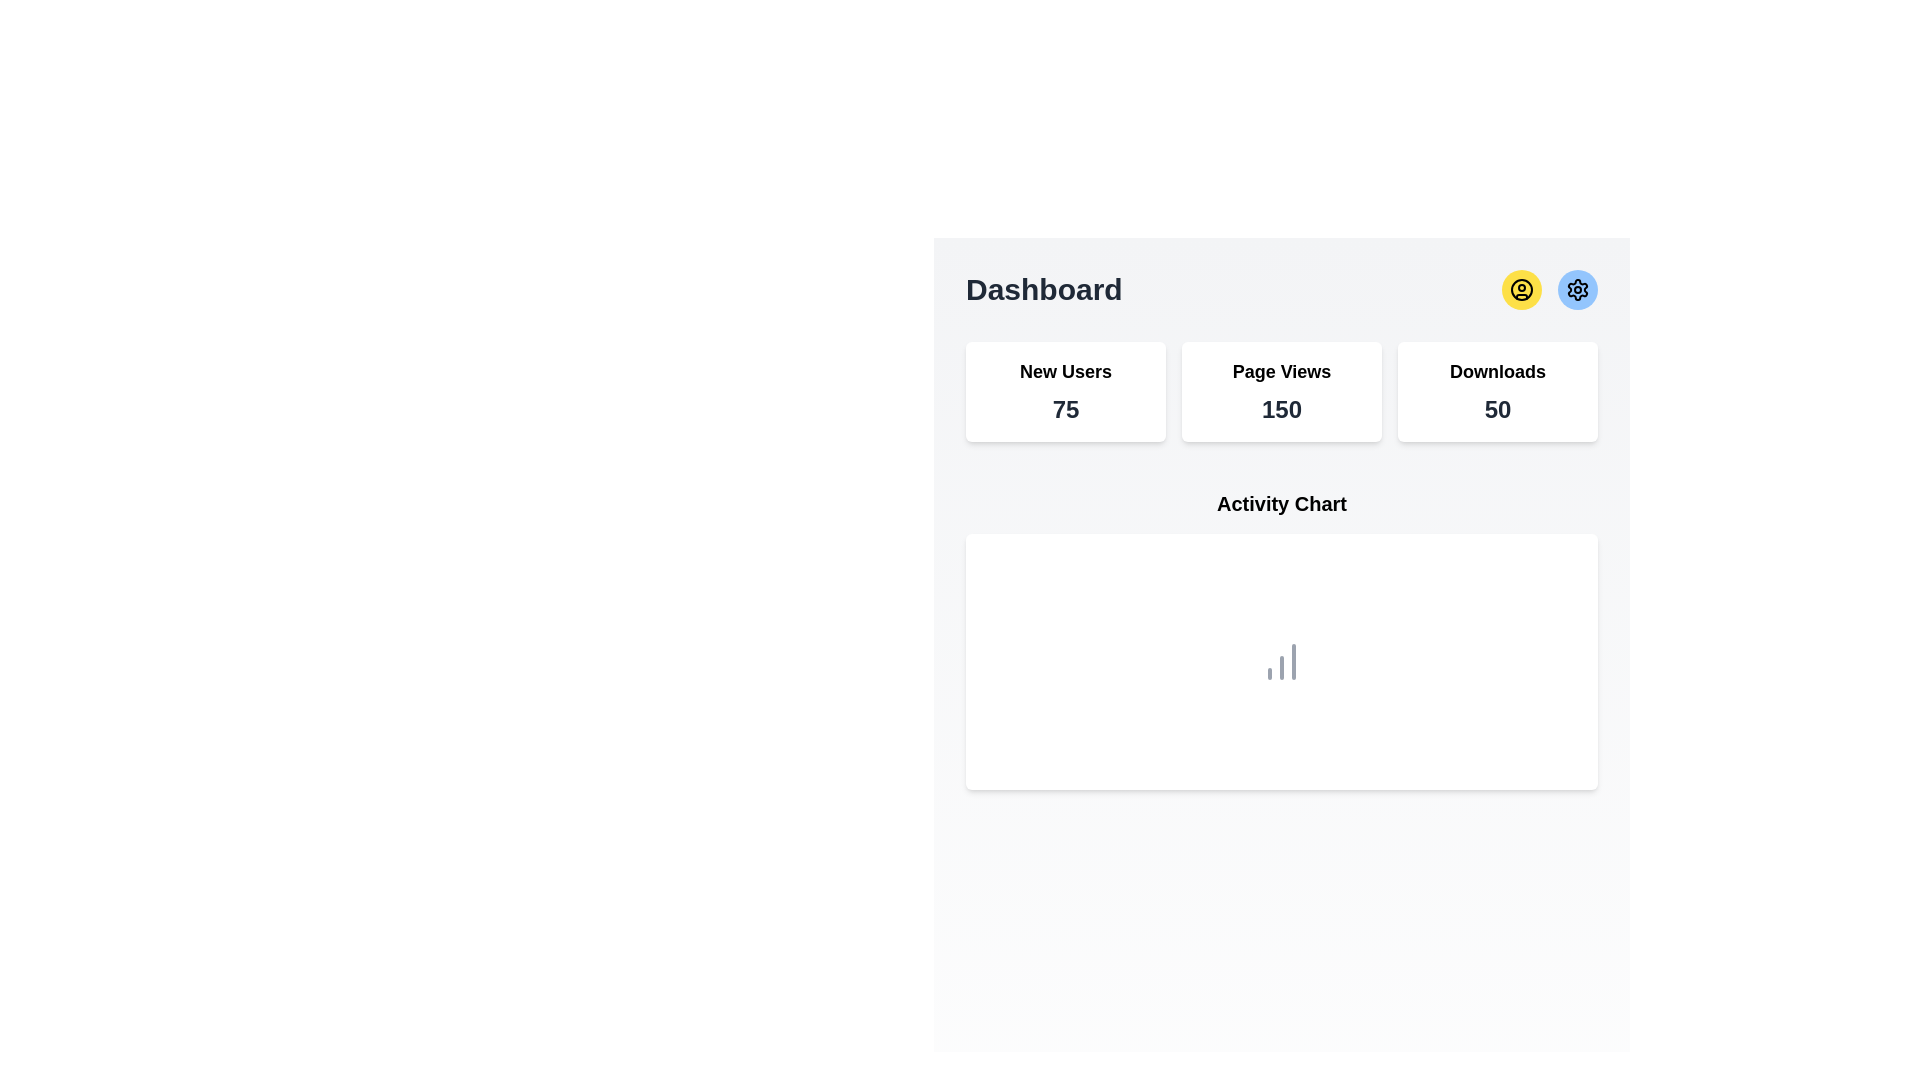 The height and width of the screenshot is (1080, 1920). I want to click on the 'New Users' text label displayed prominently in bold, sans-serif font within a white card on the dashboard interface, so click(1064, 371).